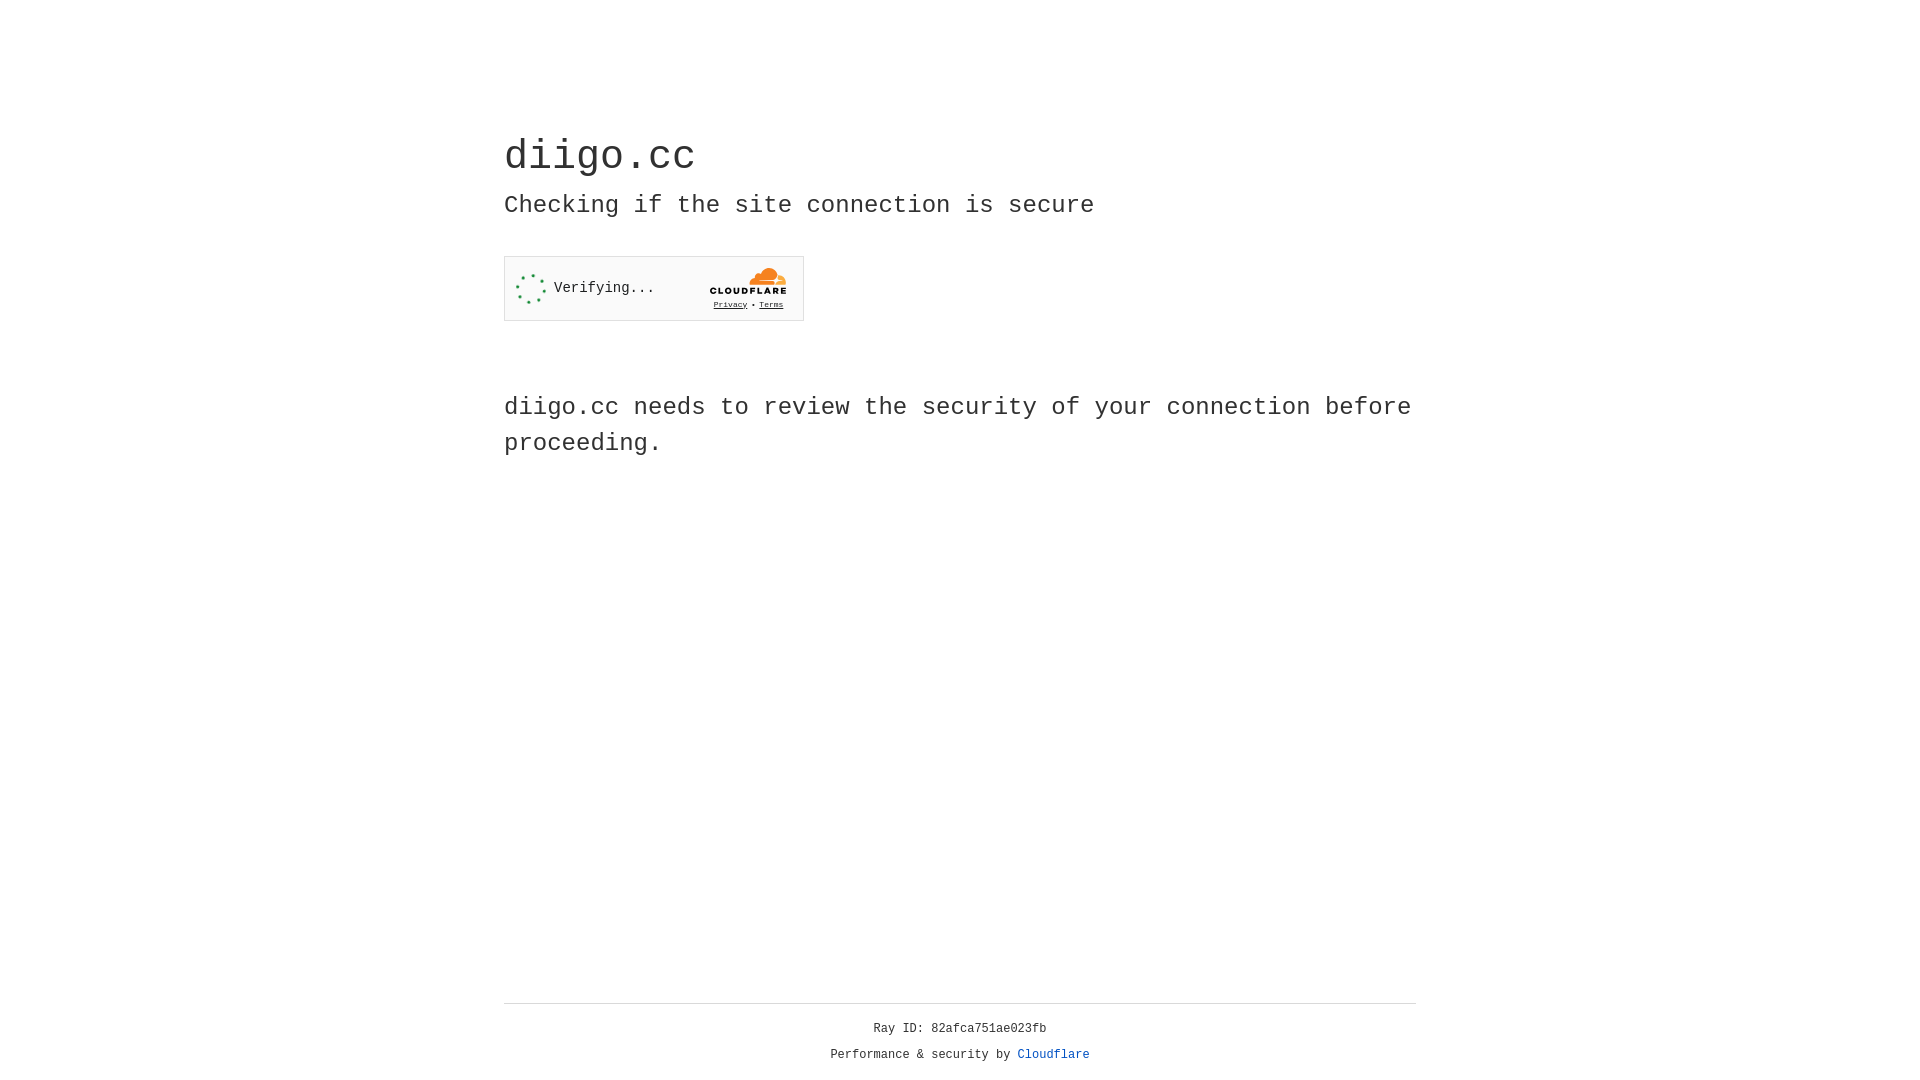  Describe the element at coordinates (1017, 1054) in the screenshot. I see `'Cloudflare'` at that location.